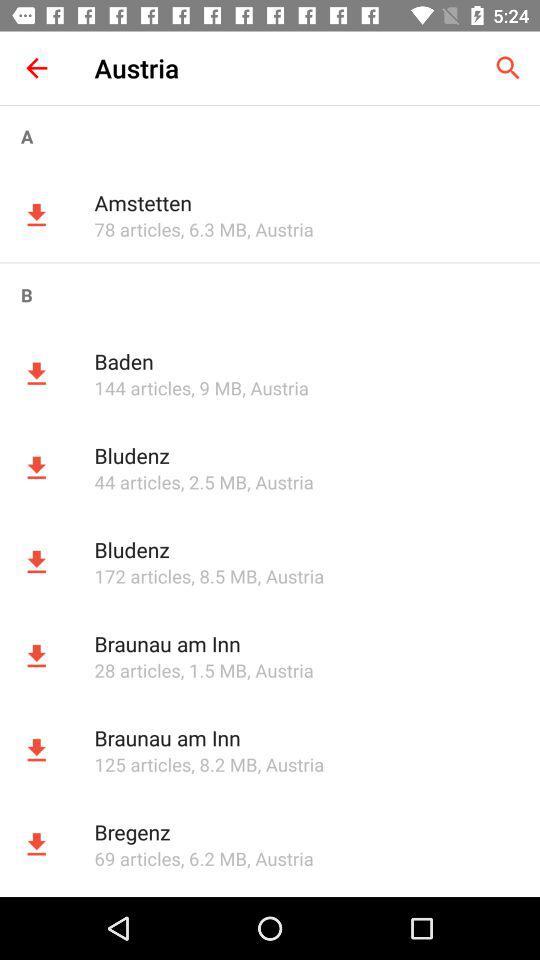  I want to click on baden app, so click(306, 360).